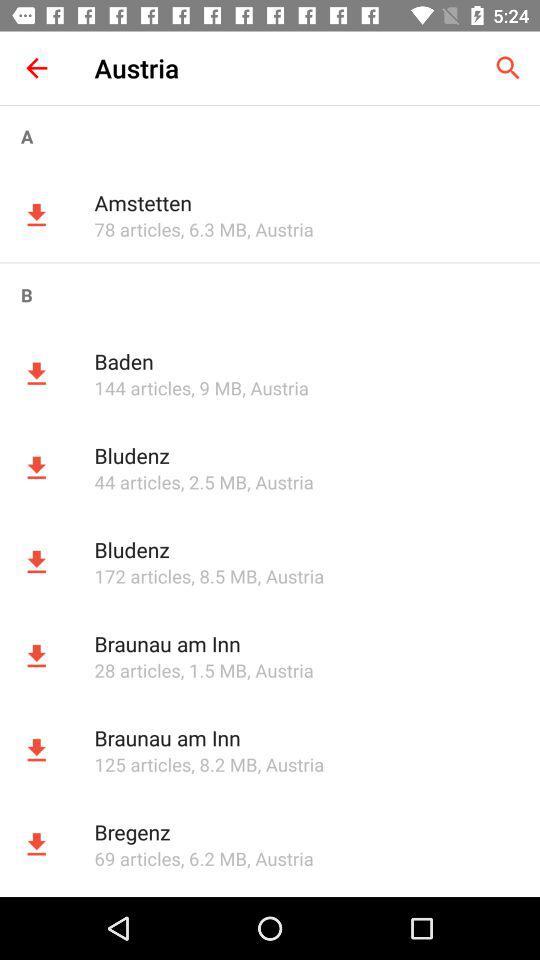  I want to click on baden app, so click(306, 360).